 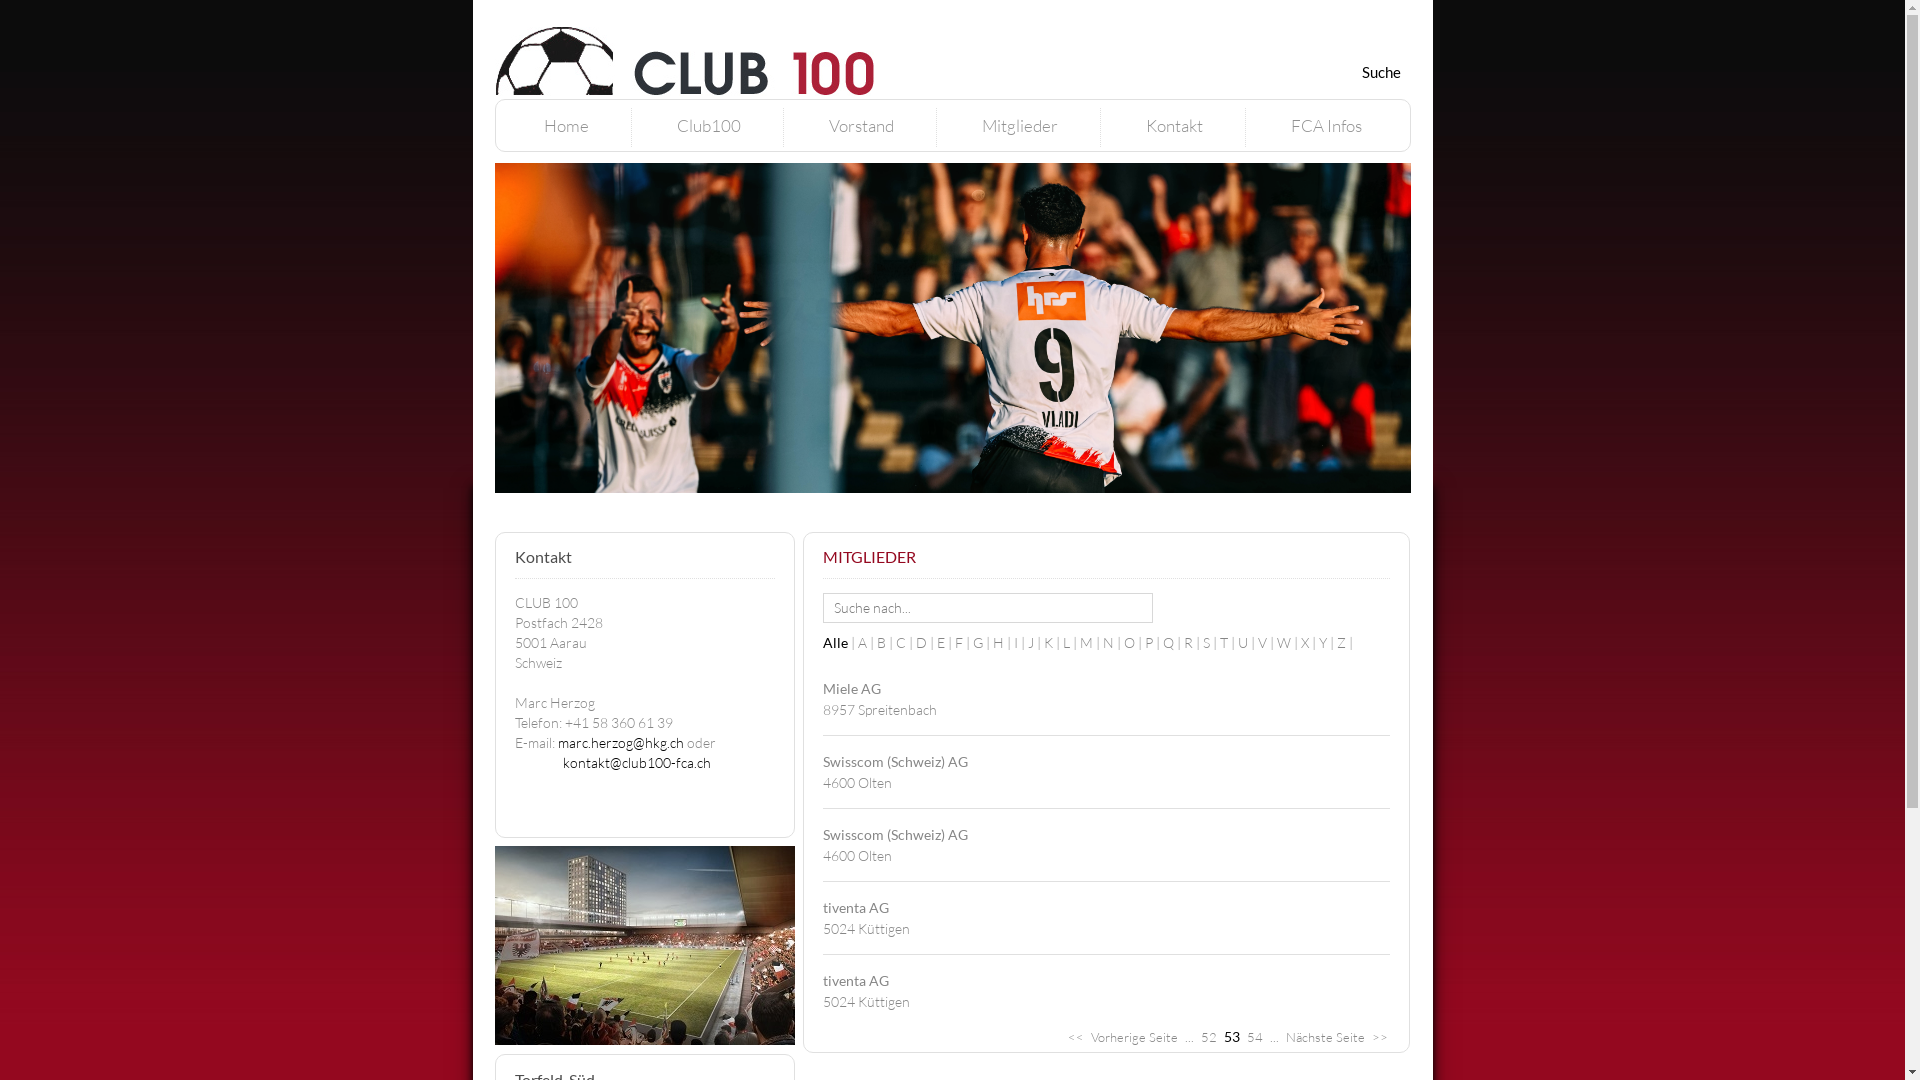 I want to click on 'H', so click(x=992, y=642).